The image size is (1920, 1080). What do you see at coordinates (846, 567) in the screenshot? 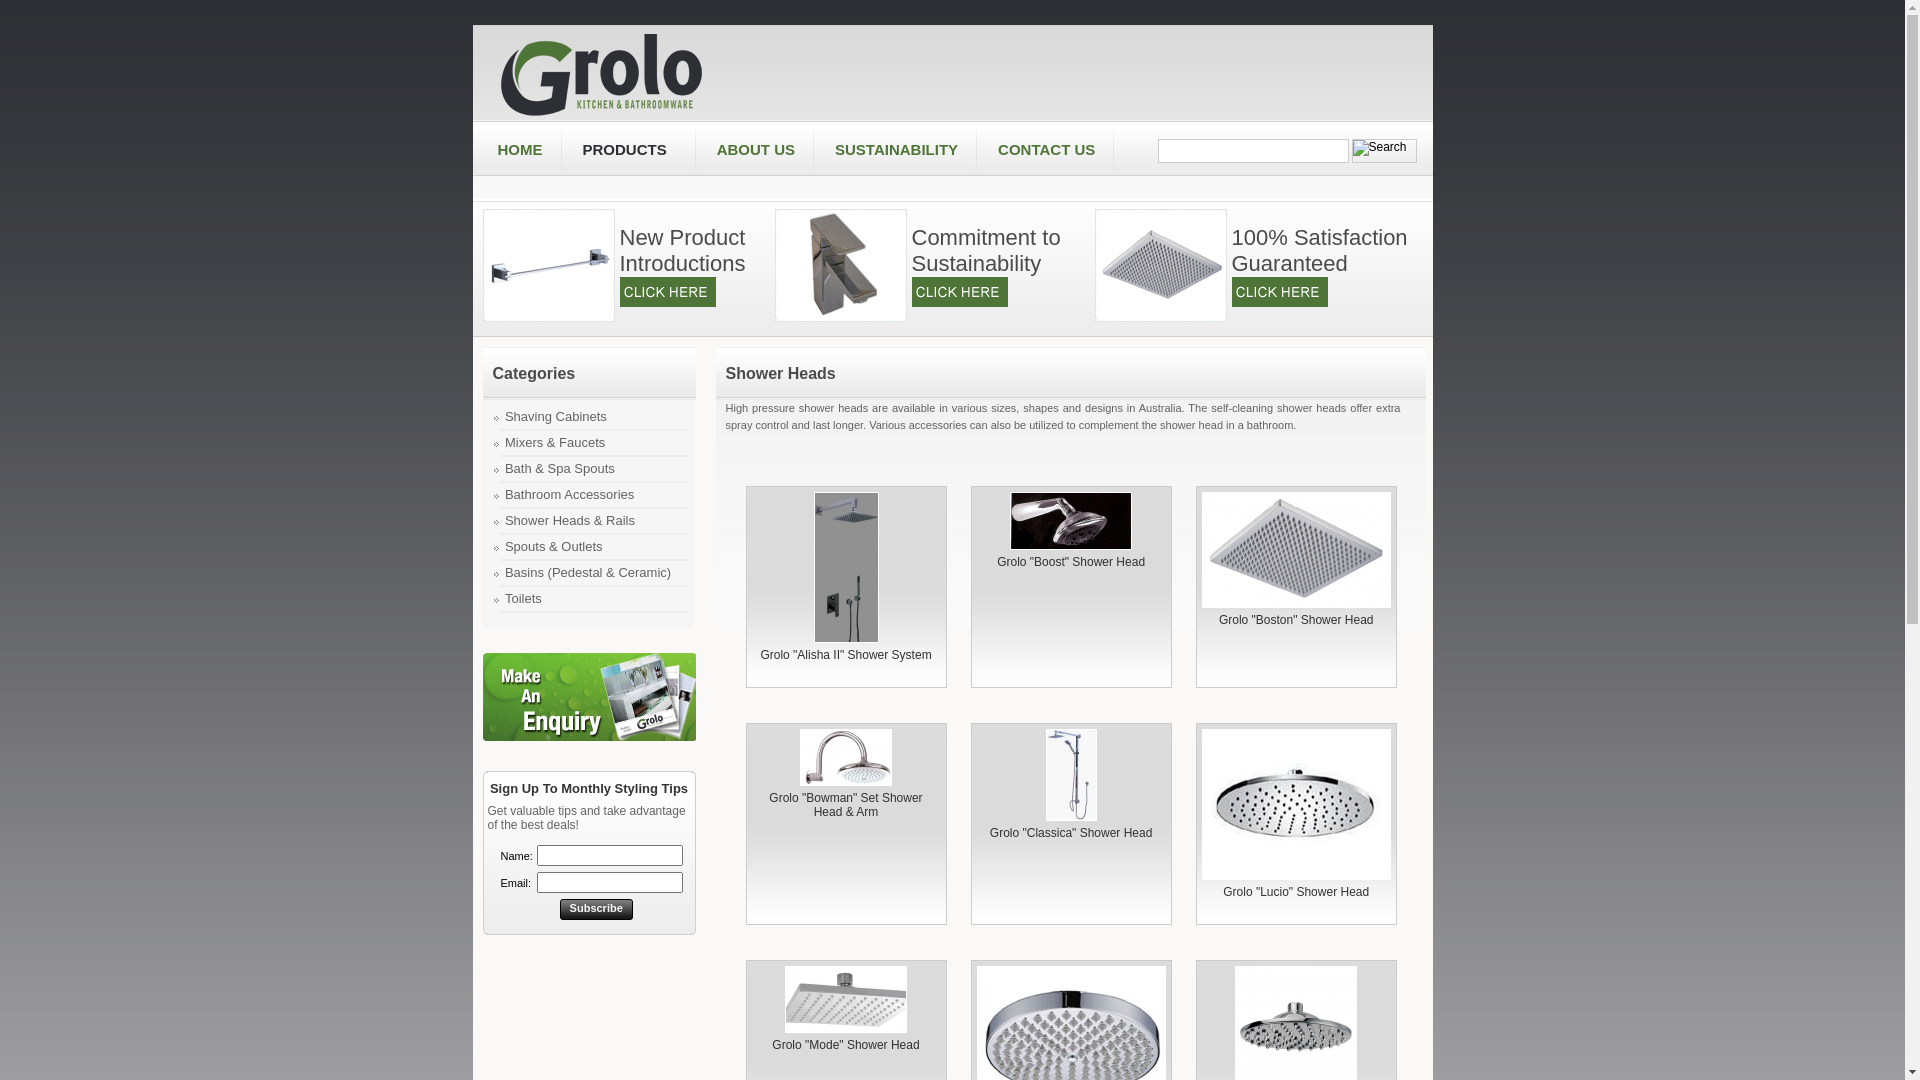
I see `'Grolo "Alisha II" Shower System'` at bounding box center [846, 567].